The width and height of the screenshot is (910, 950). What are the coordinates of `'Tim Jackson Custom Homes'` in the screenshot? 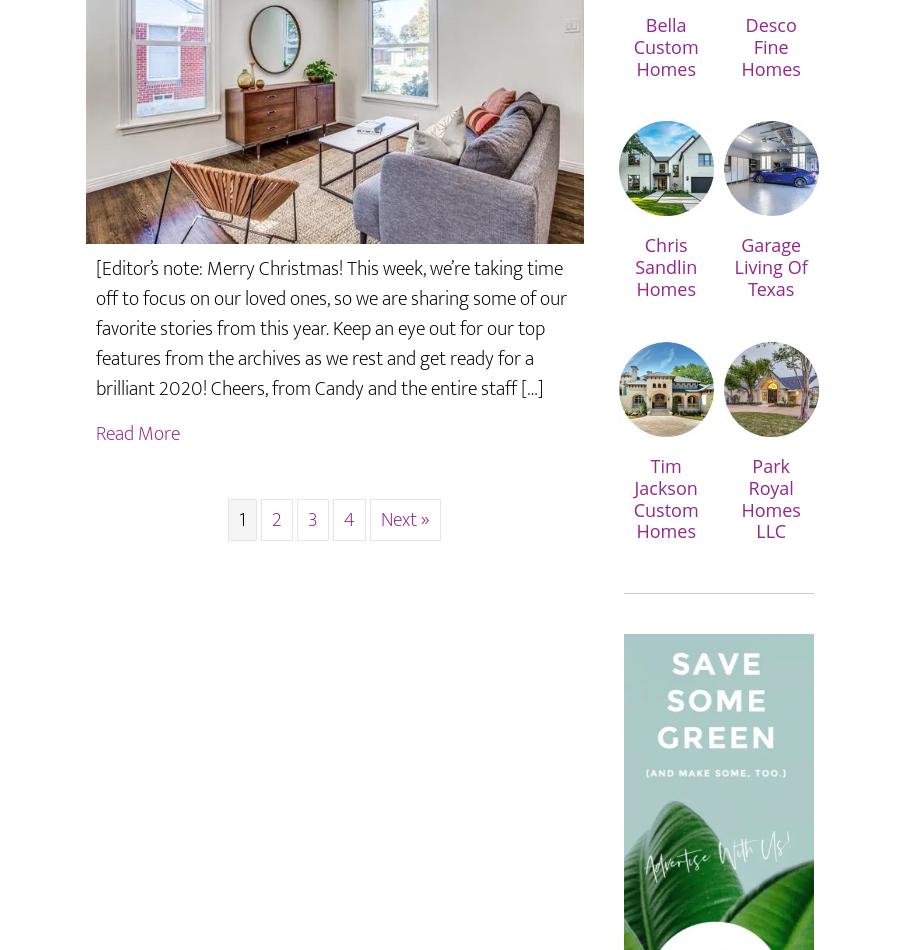 It's located at (632, 498).